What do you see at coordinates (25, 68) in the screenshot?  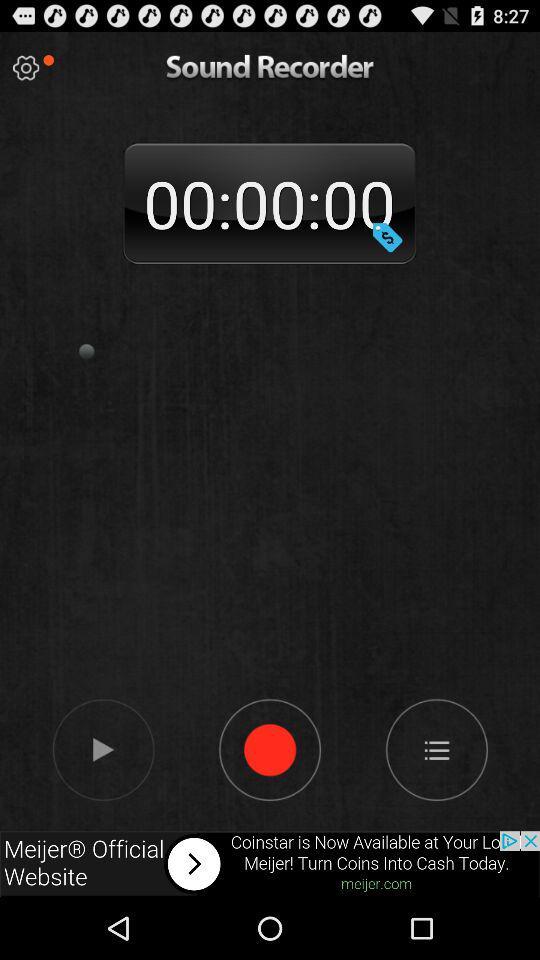 I see `click button` at bounding box center [25, 68].